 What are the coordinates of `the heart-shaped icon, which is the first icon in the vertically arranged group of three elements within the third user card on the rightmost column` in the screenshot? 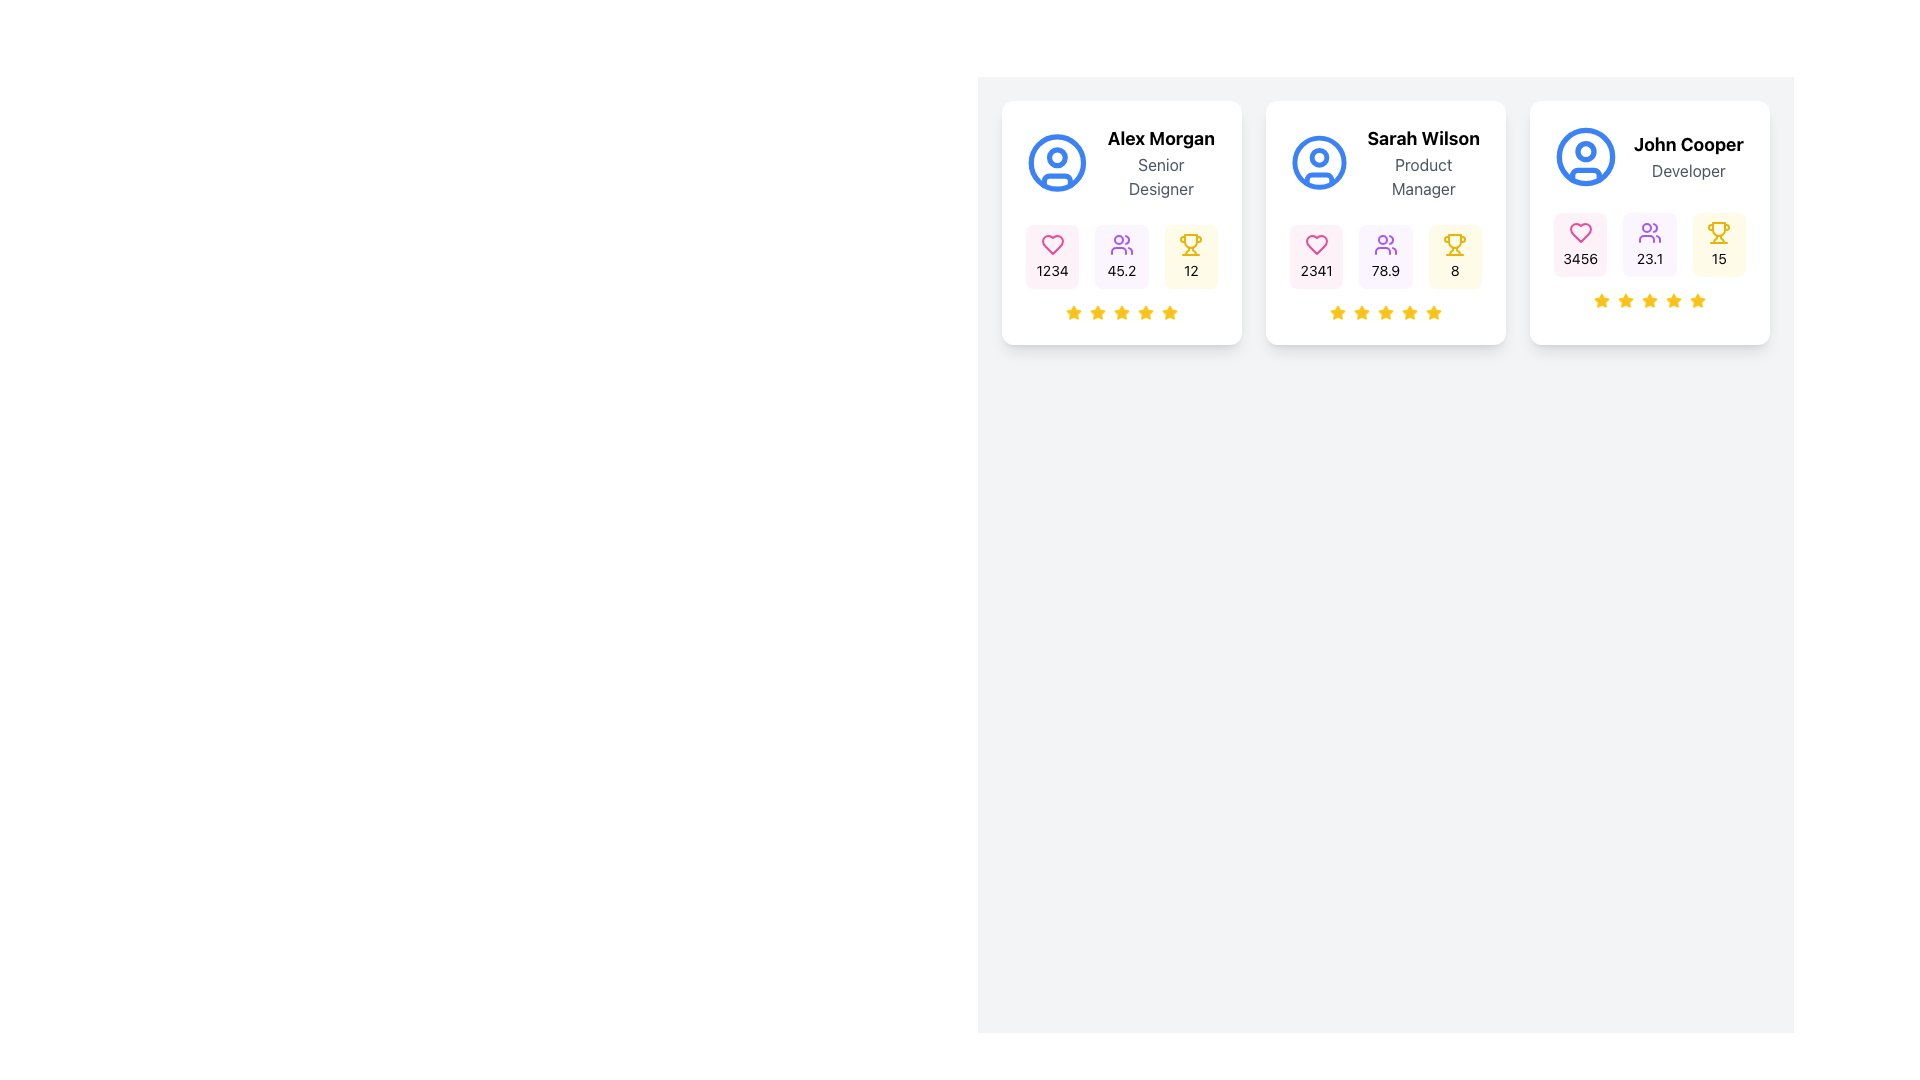 It's located at (1579, 231).